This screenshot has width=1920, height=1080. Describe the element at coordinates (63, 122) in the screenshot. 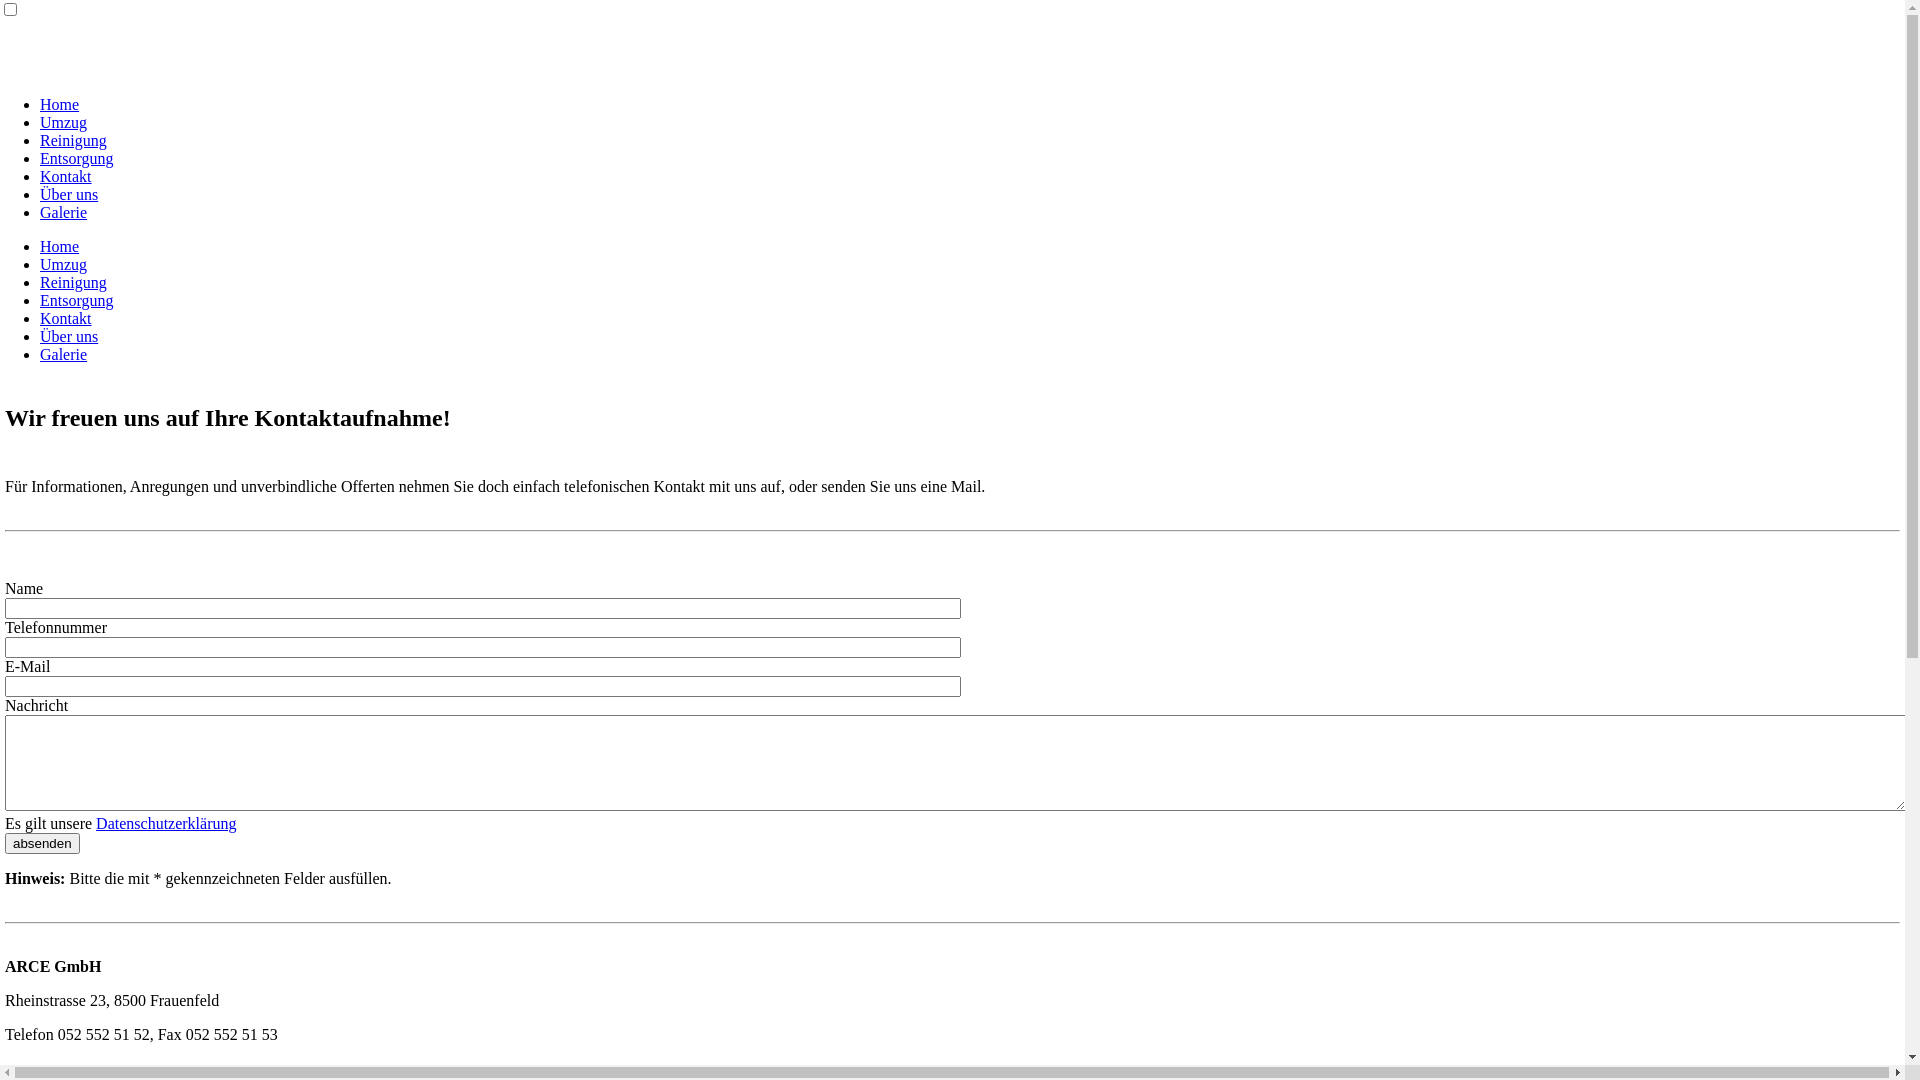

I see `'Umzug'` at that location.